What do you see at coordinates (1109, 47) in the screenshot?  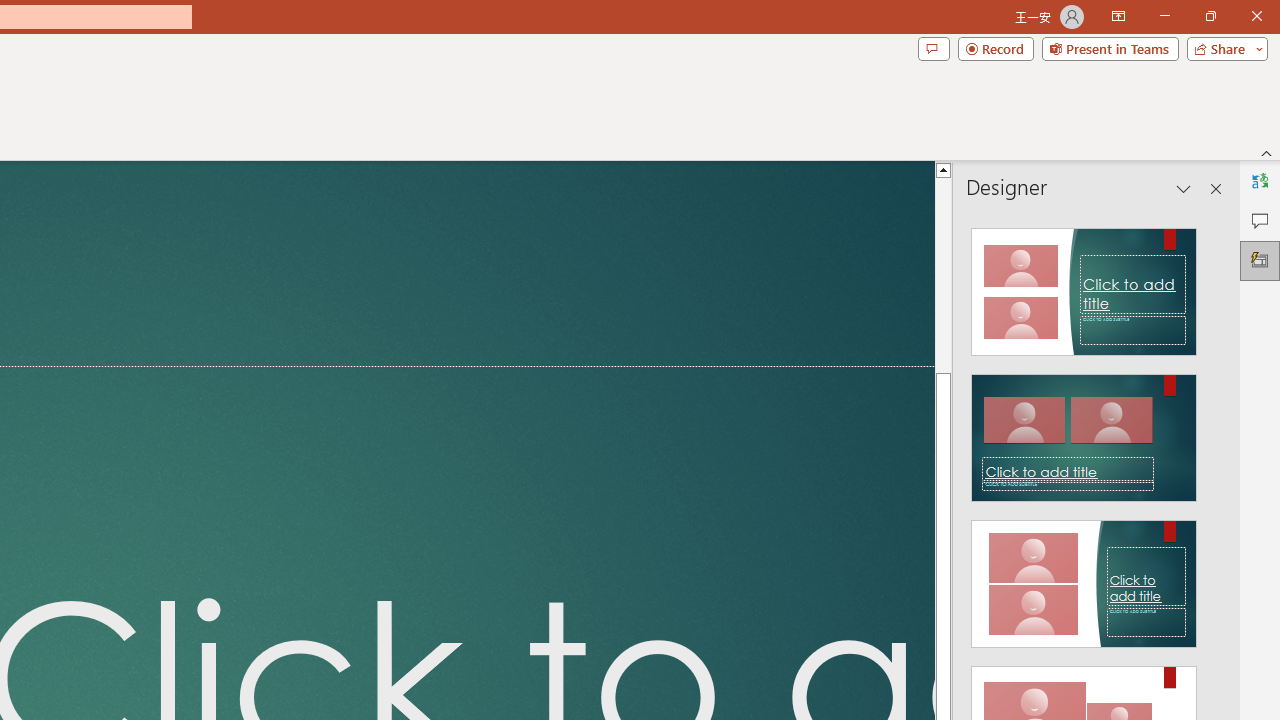 I see `'Present in Teams'` at bounding box center [1109, 47].